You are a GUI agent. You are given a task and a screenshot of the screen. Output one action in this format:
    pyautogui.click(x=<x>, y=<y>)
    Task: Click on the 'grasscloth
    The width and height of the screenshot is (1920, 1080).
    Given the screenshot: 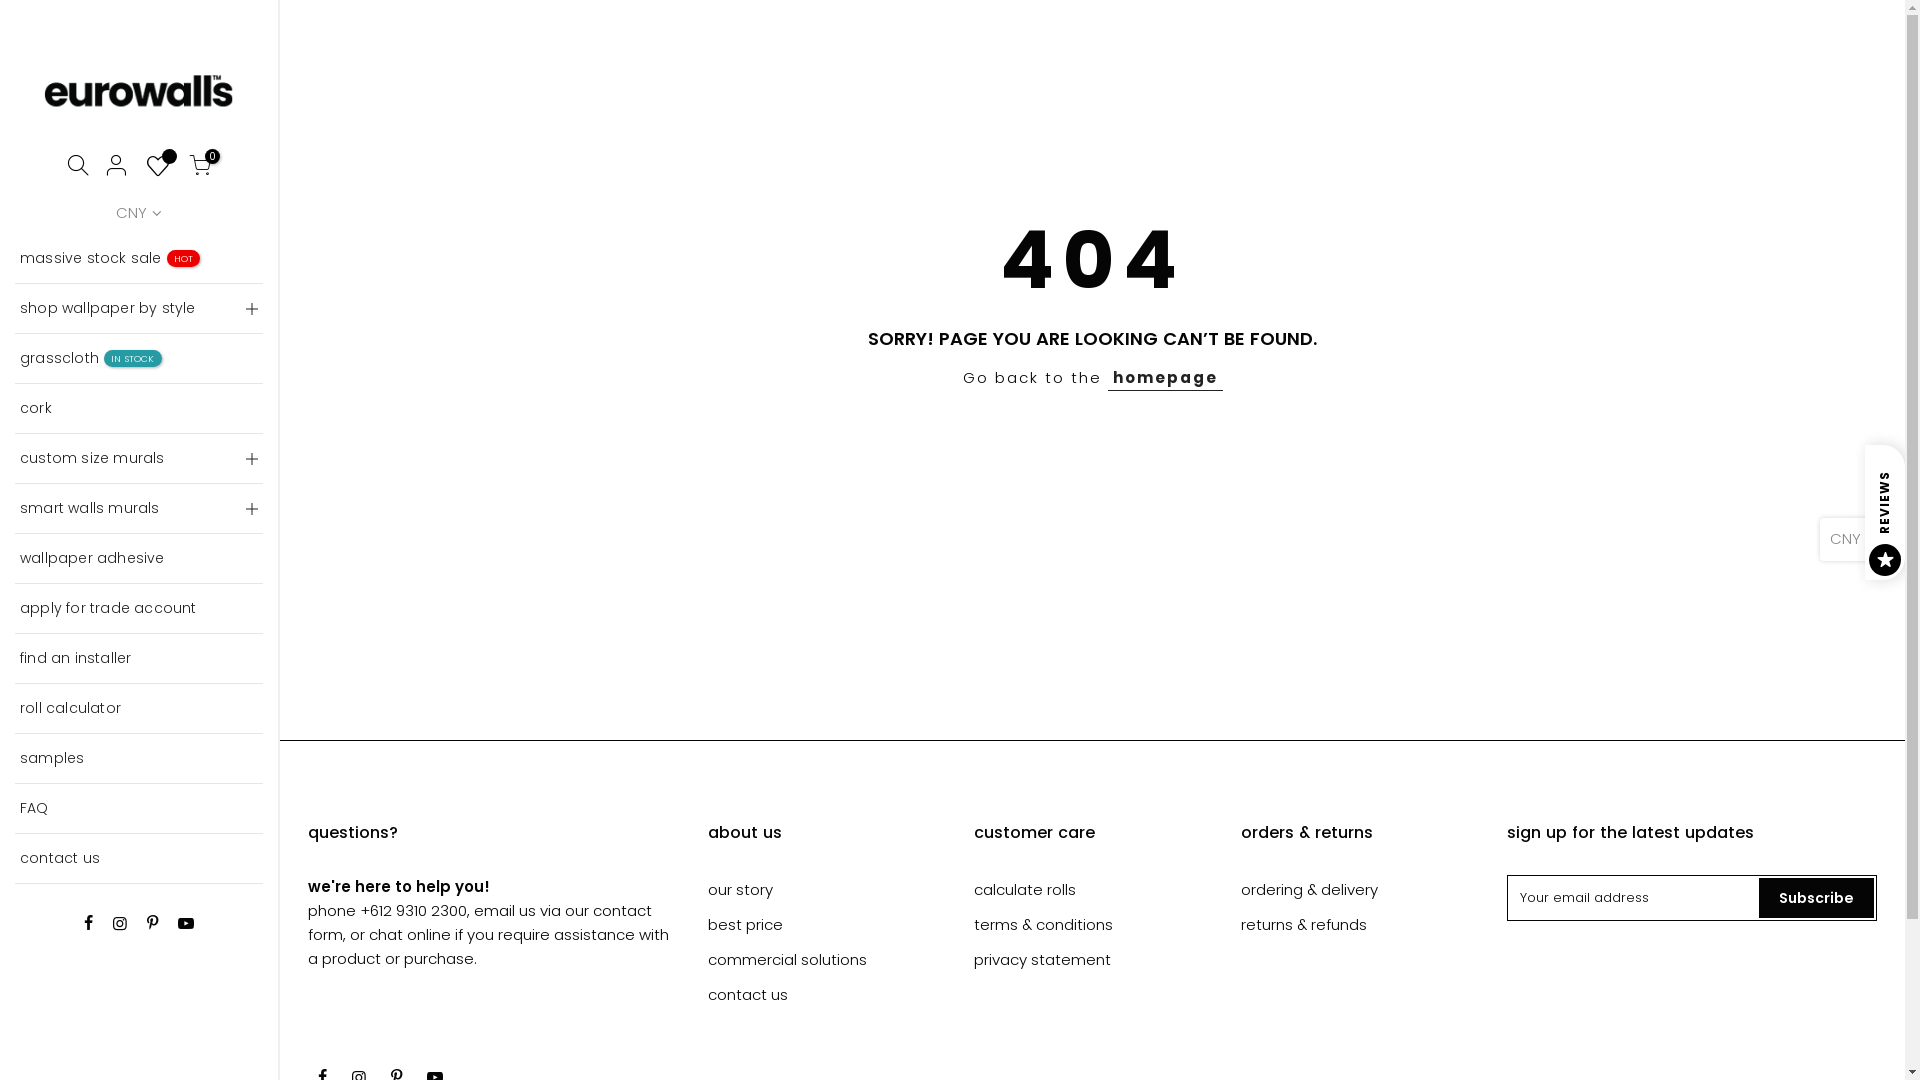 What is the action you would take?
    pyautogui.click(x=138, y=357)
    